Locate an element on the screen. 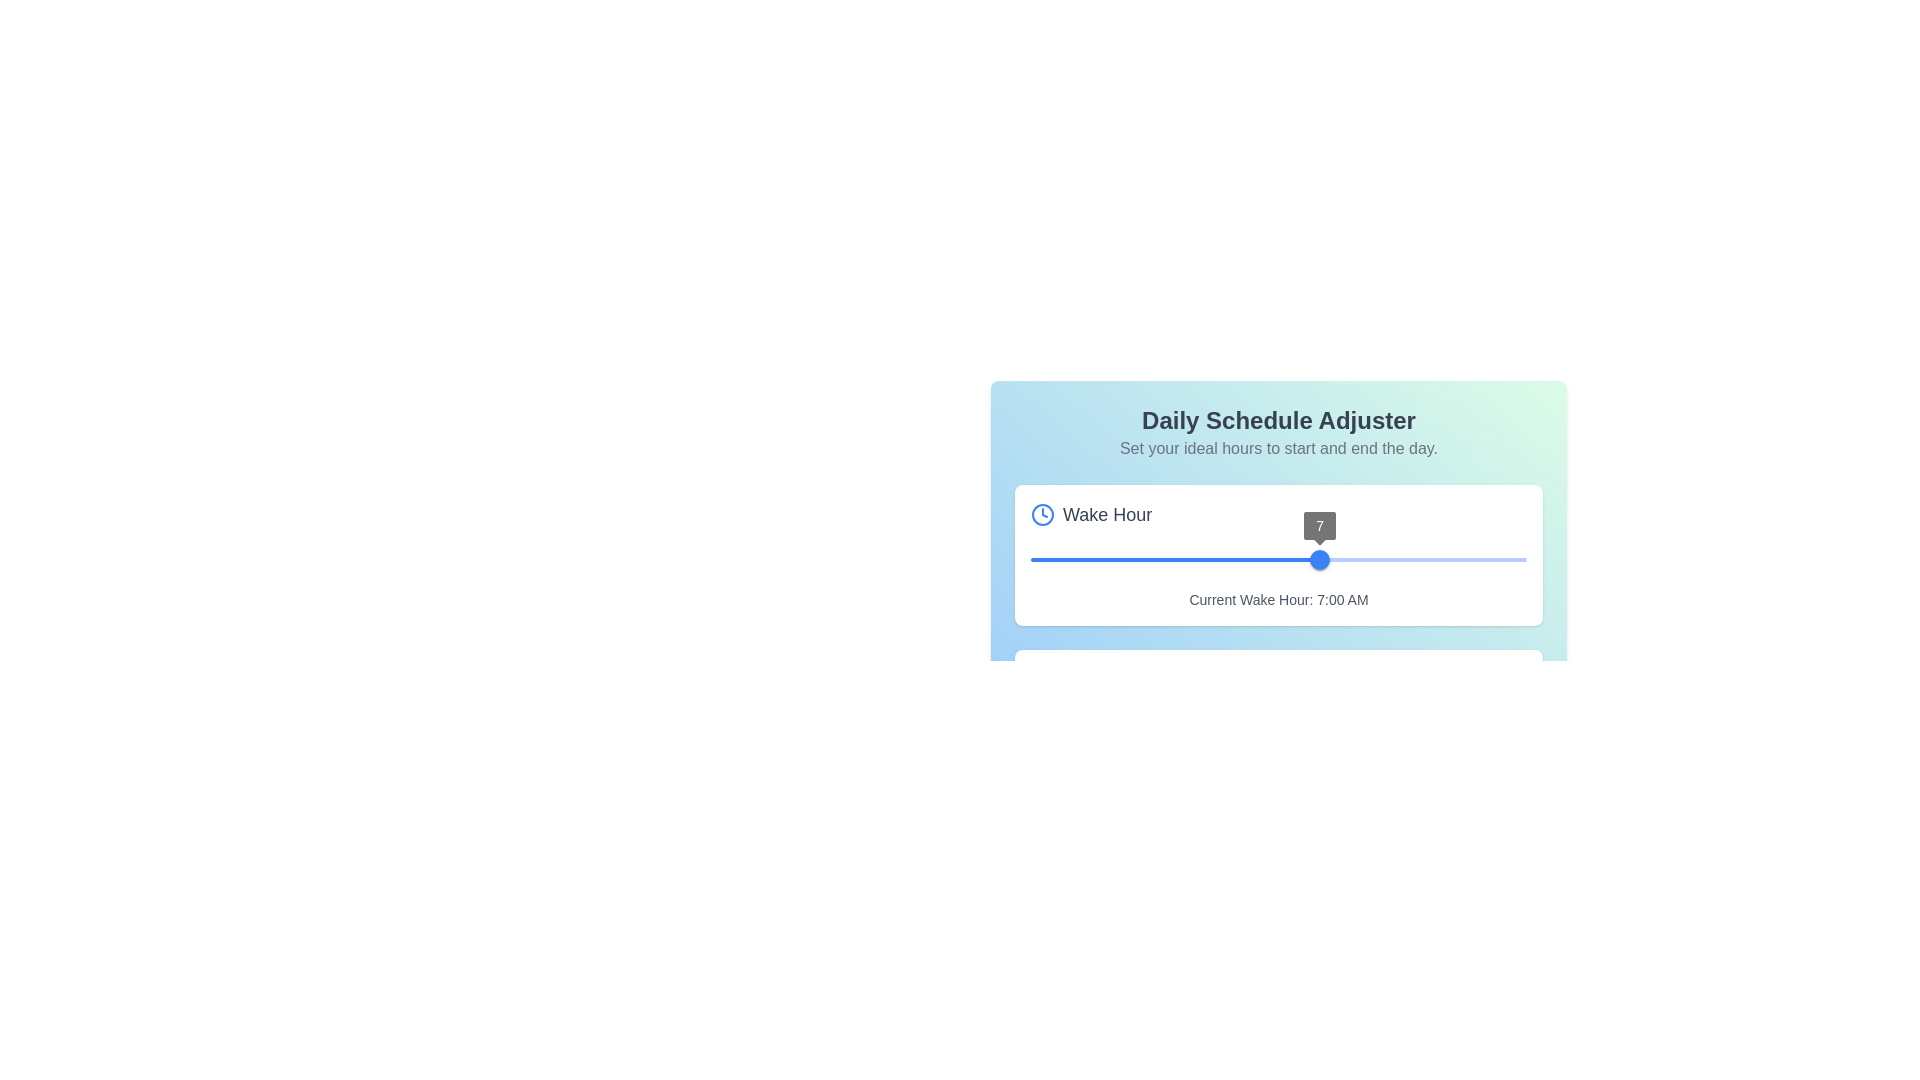 Image resolution: width=1920 pixels, height=1080 pixels. the wake hour is located at coordinates (1332, 559).